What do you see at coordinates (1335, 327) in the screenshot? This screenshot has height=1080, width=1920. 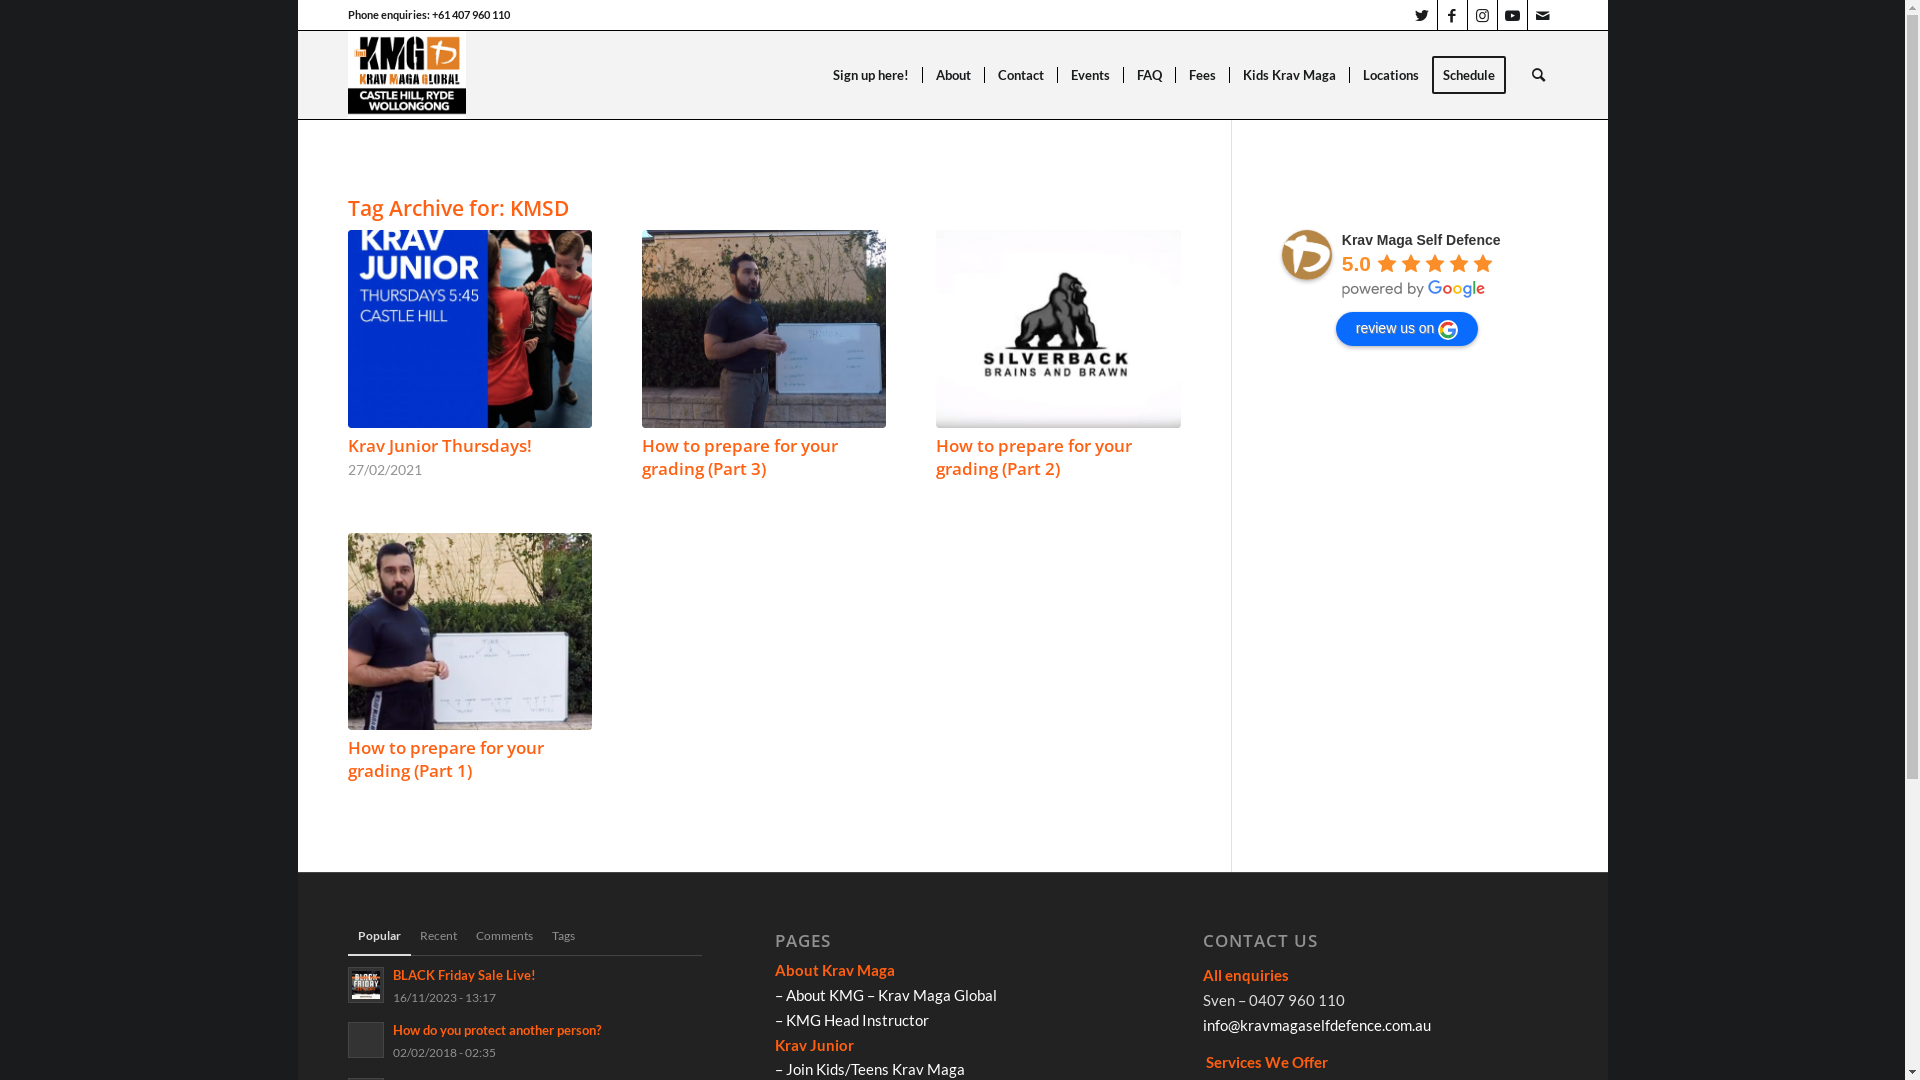 I see `'review us on'` at bounding box center [1335, 327].